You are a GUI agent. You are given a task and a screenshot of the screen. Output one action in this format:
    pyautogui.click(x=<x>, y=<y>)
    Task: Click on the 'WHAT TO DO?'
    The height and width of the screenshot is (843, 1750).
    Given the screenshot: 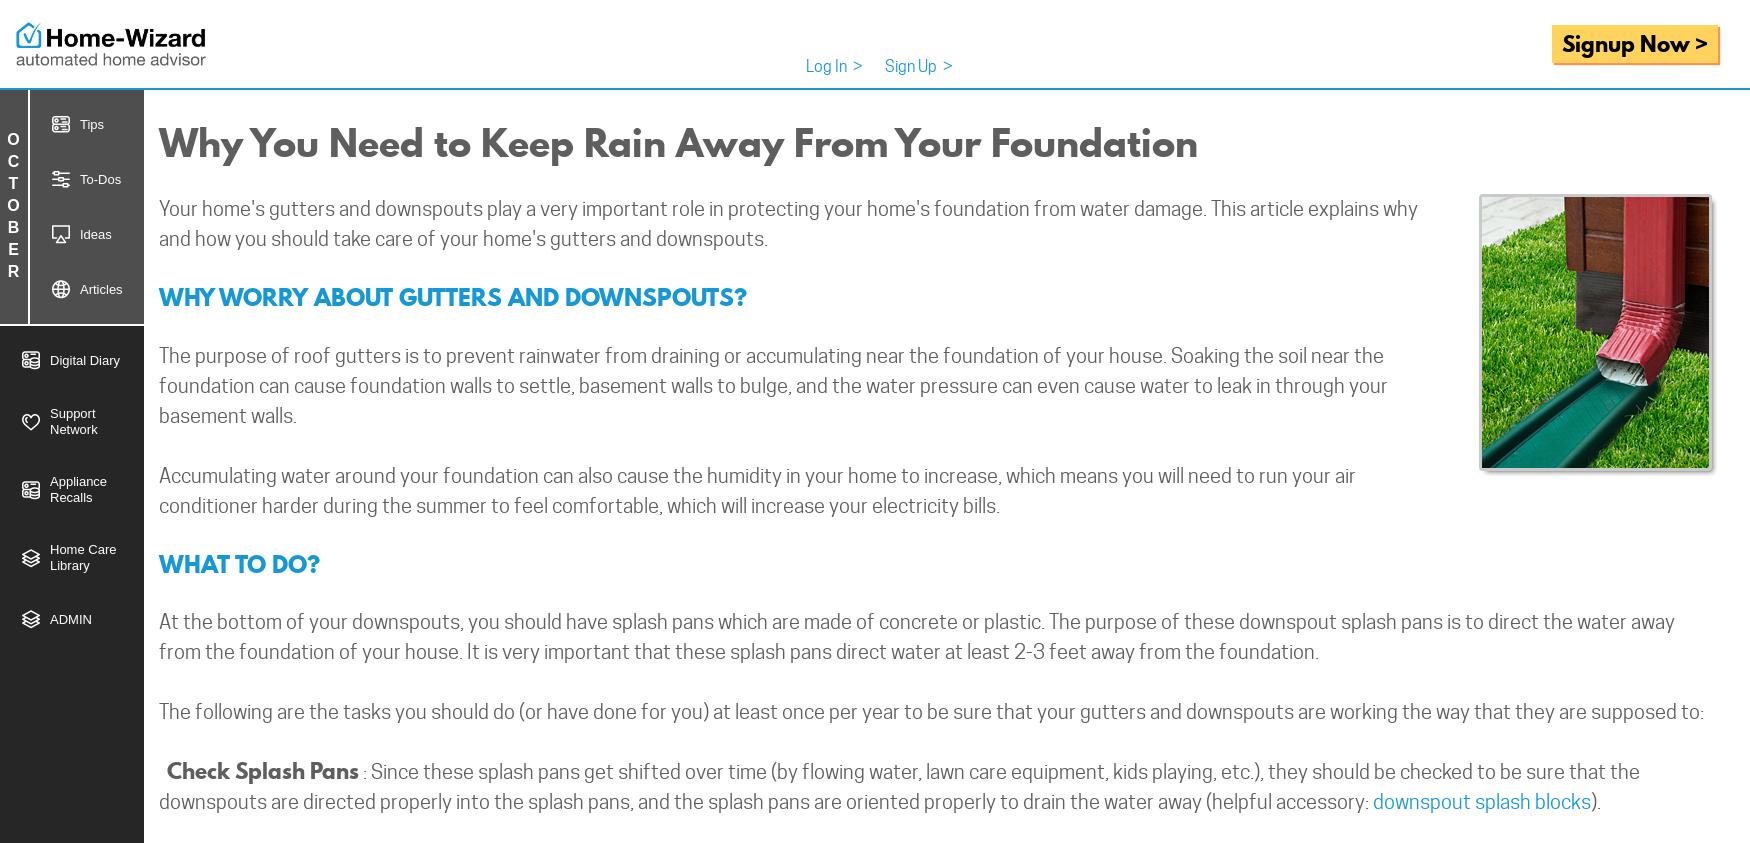 What is the action you would take?
    pyautogui.click(x=239, y=562)
    